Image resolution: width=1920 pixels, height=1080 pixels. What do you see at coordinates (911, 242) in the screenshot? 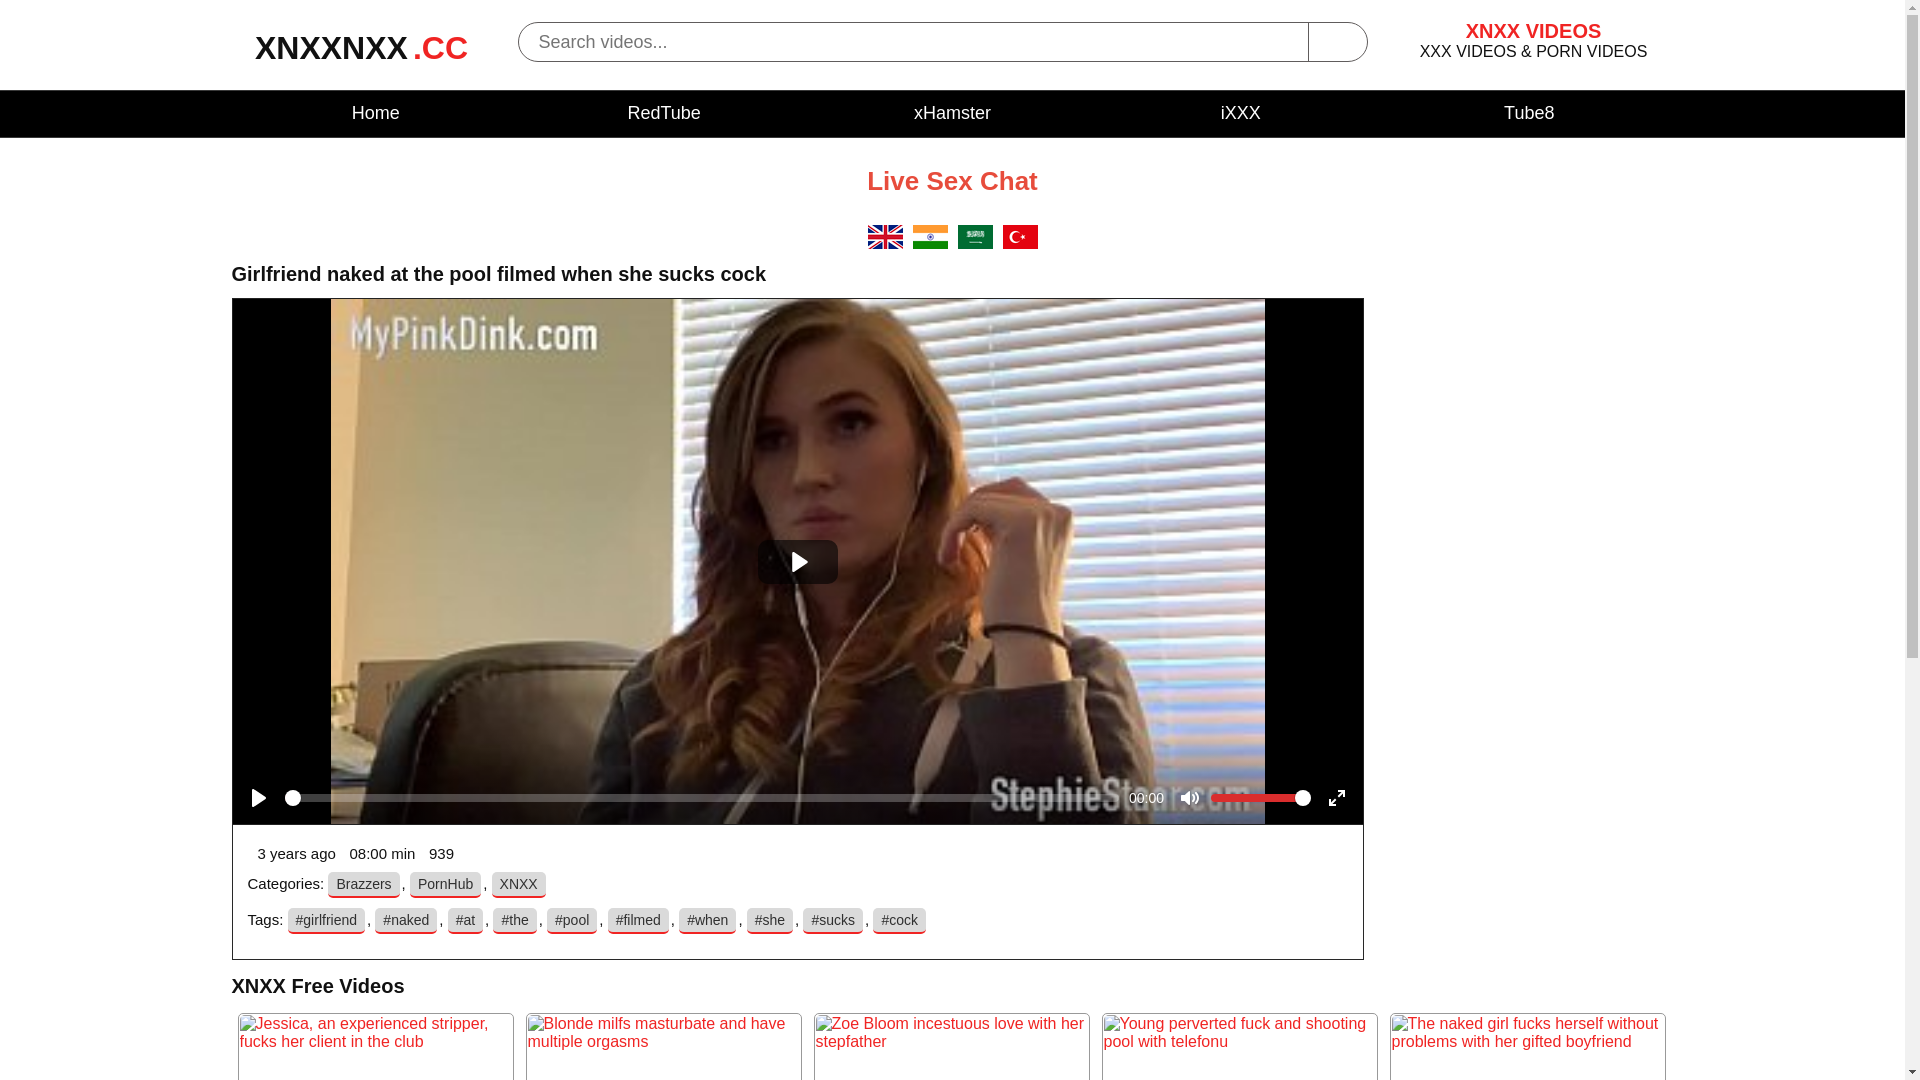
I see `'IN'` at bounding box center [911, 242].